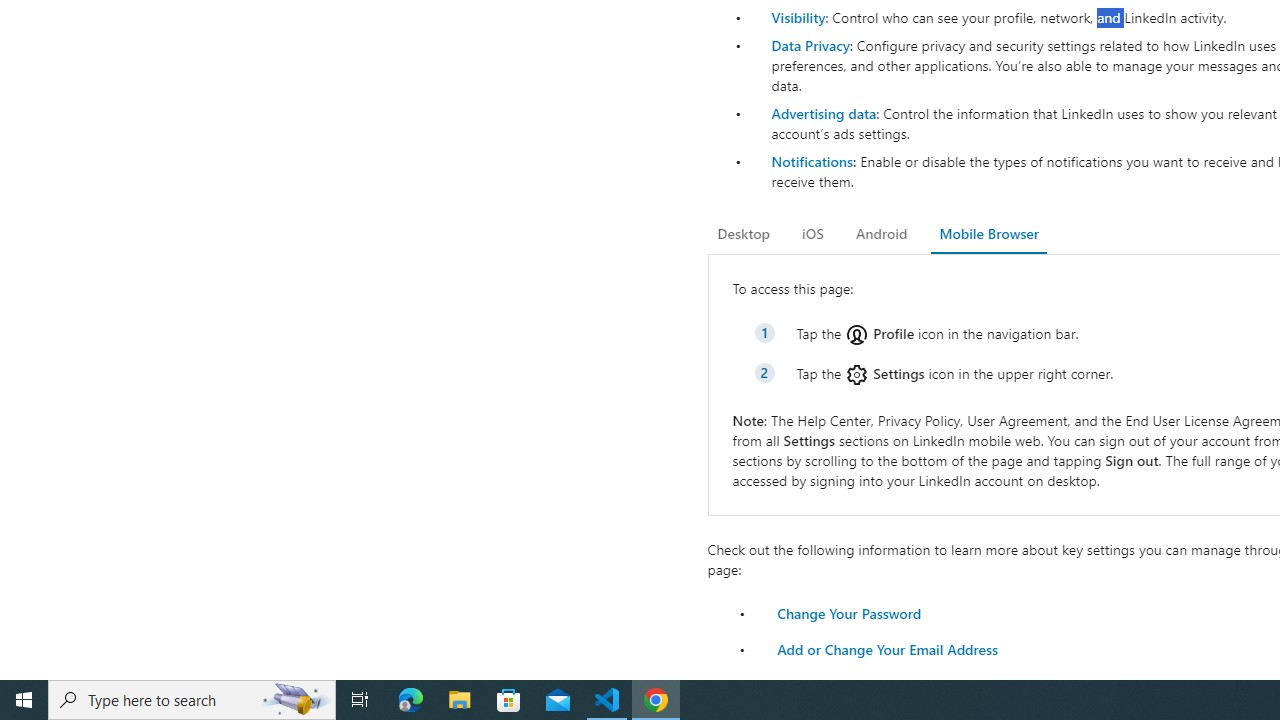 This screenshot has width=1280, height=720. Describe the element at coordinates (849, 612) in the screenshot. I see `'Change Your Password'` at that location.